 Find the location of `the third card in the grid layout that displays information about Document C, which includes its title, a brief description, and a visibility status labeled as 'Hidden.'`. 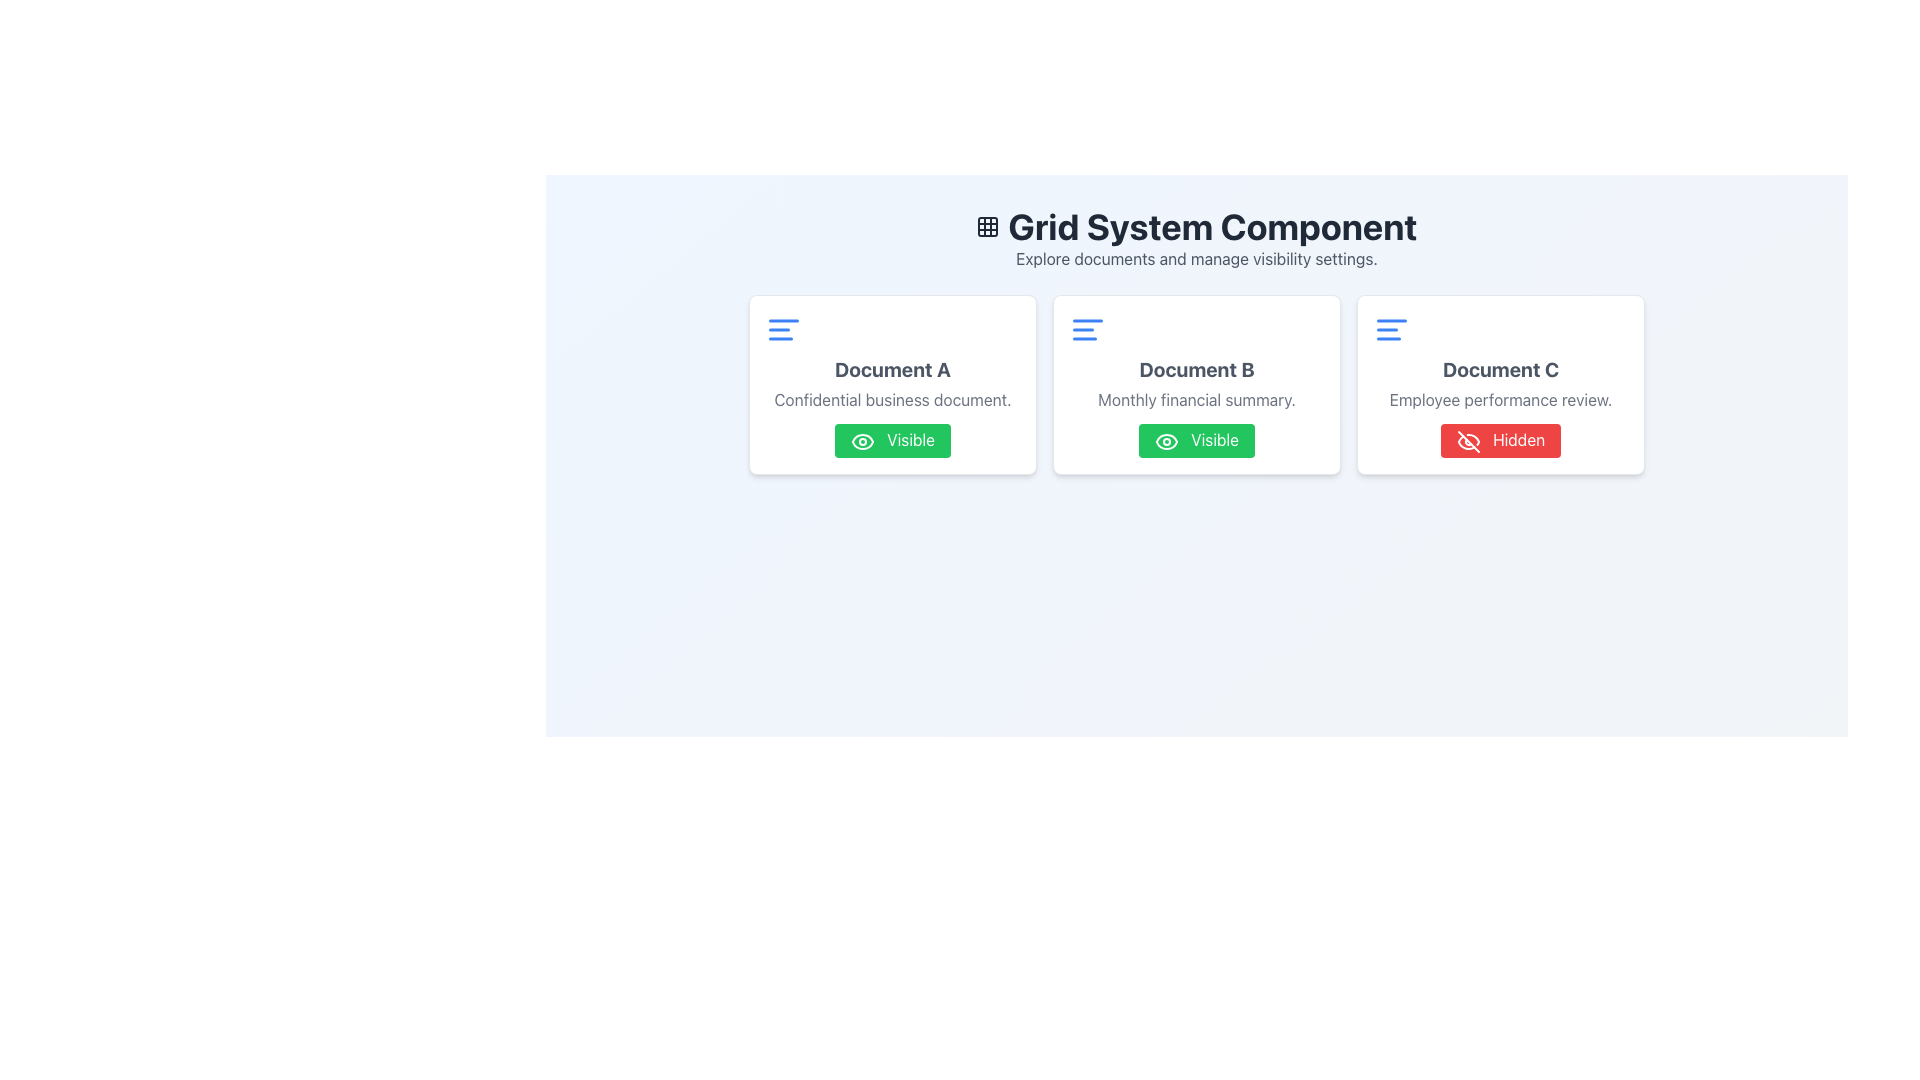

the third card in the grid layout that displays information about Document C, which includes its title, a brief description, and a visibility status labeled as 'Hidden.' is located at coordinates (1501, 384).